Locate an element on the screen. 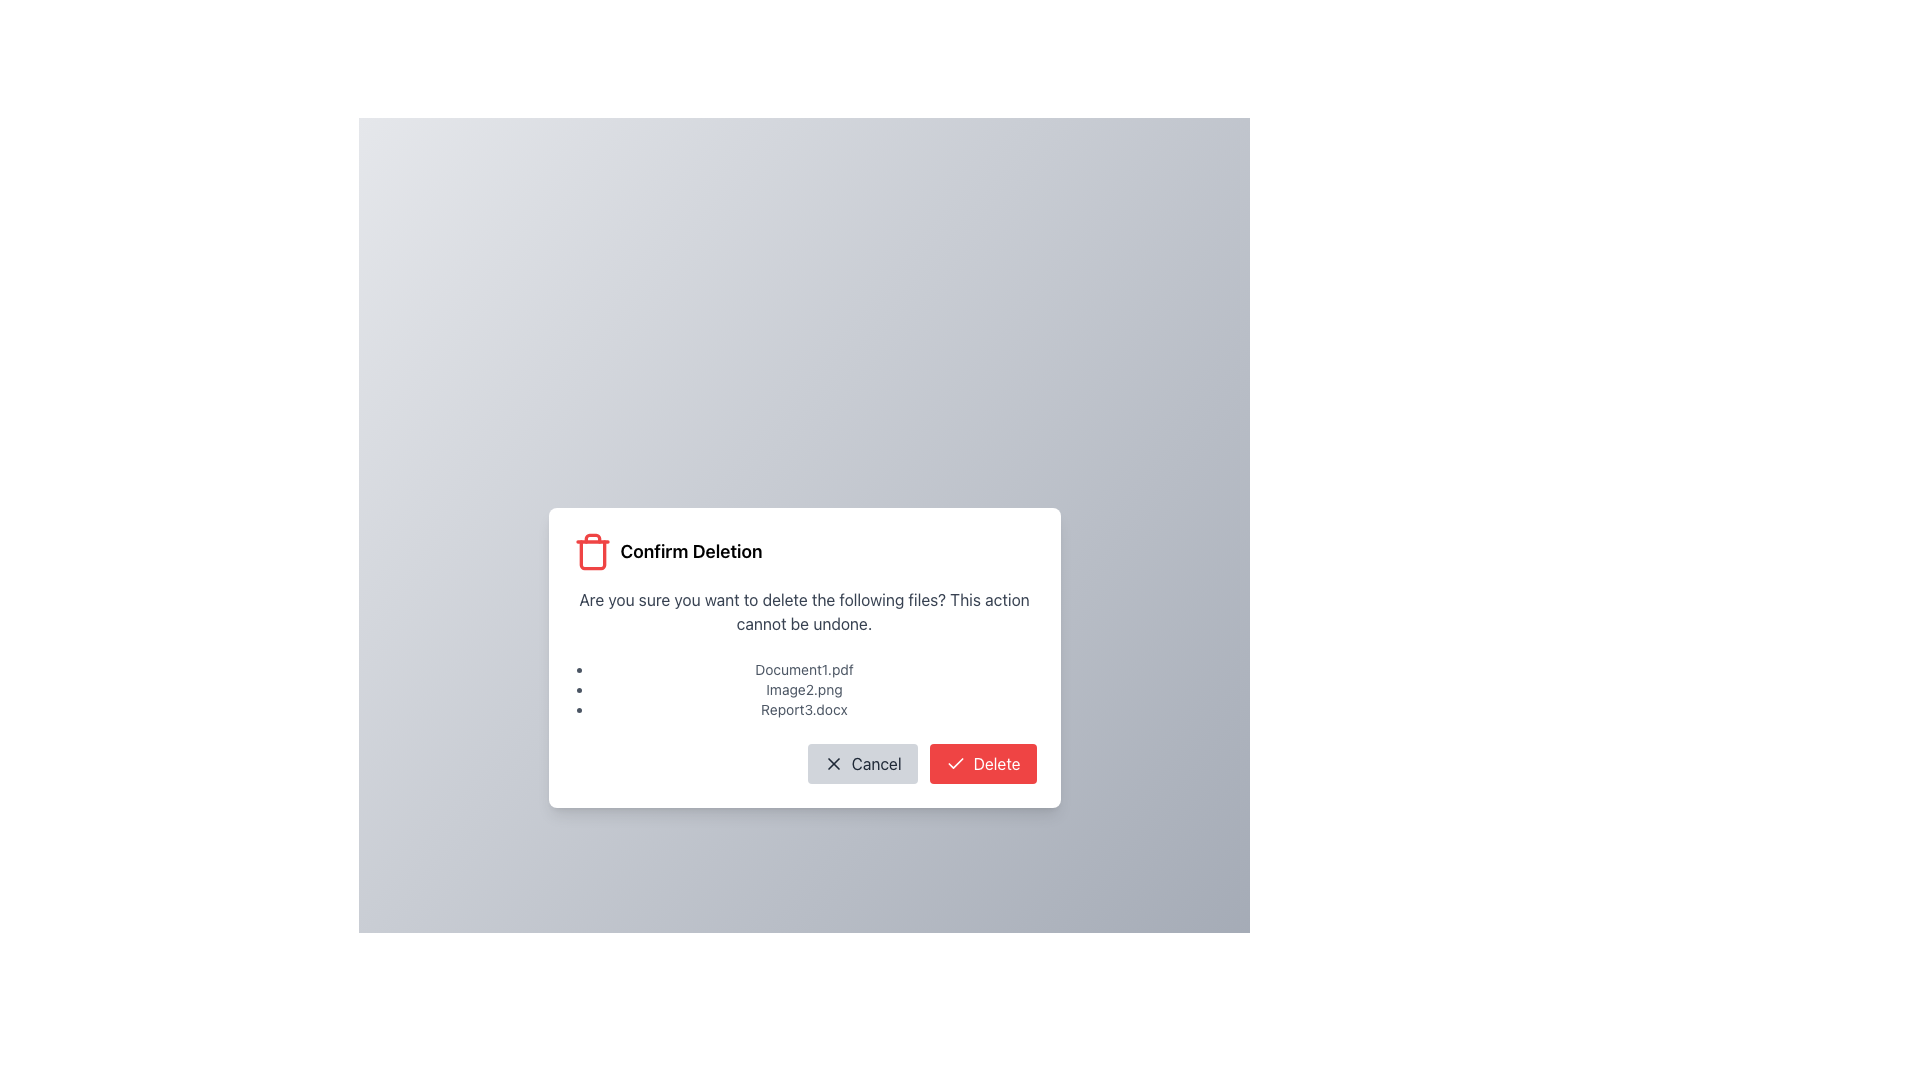 The height and width of the screenshot is (1080, 1920). the close/cancel button represented by a thin black cross ('X') icon located at the bottom center of the modal dialog is located at coordinates (833, 763).